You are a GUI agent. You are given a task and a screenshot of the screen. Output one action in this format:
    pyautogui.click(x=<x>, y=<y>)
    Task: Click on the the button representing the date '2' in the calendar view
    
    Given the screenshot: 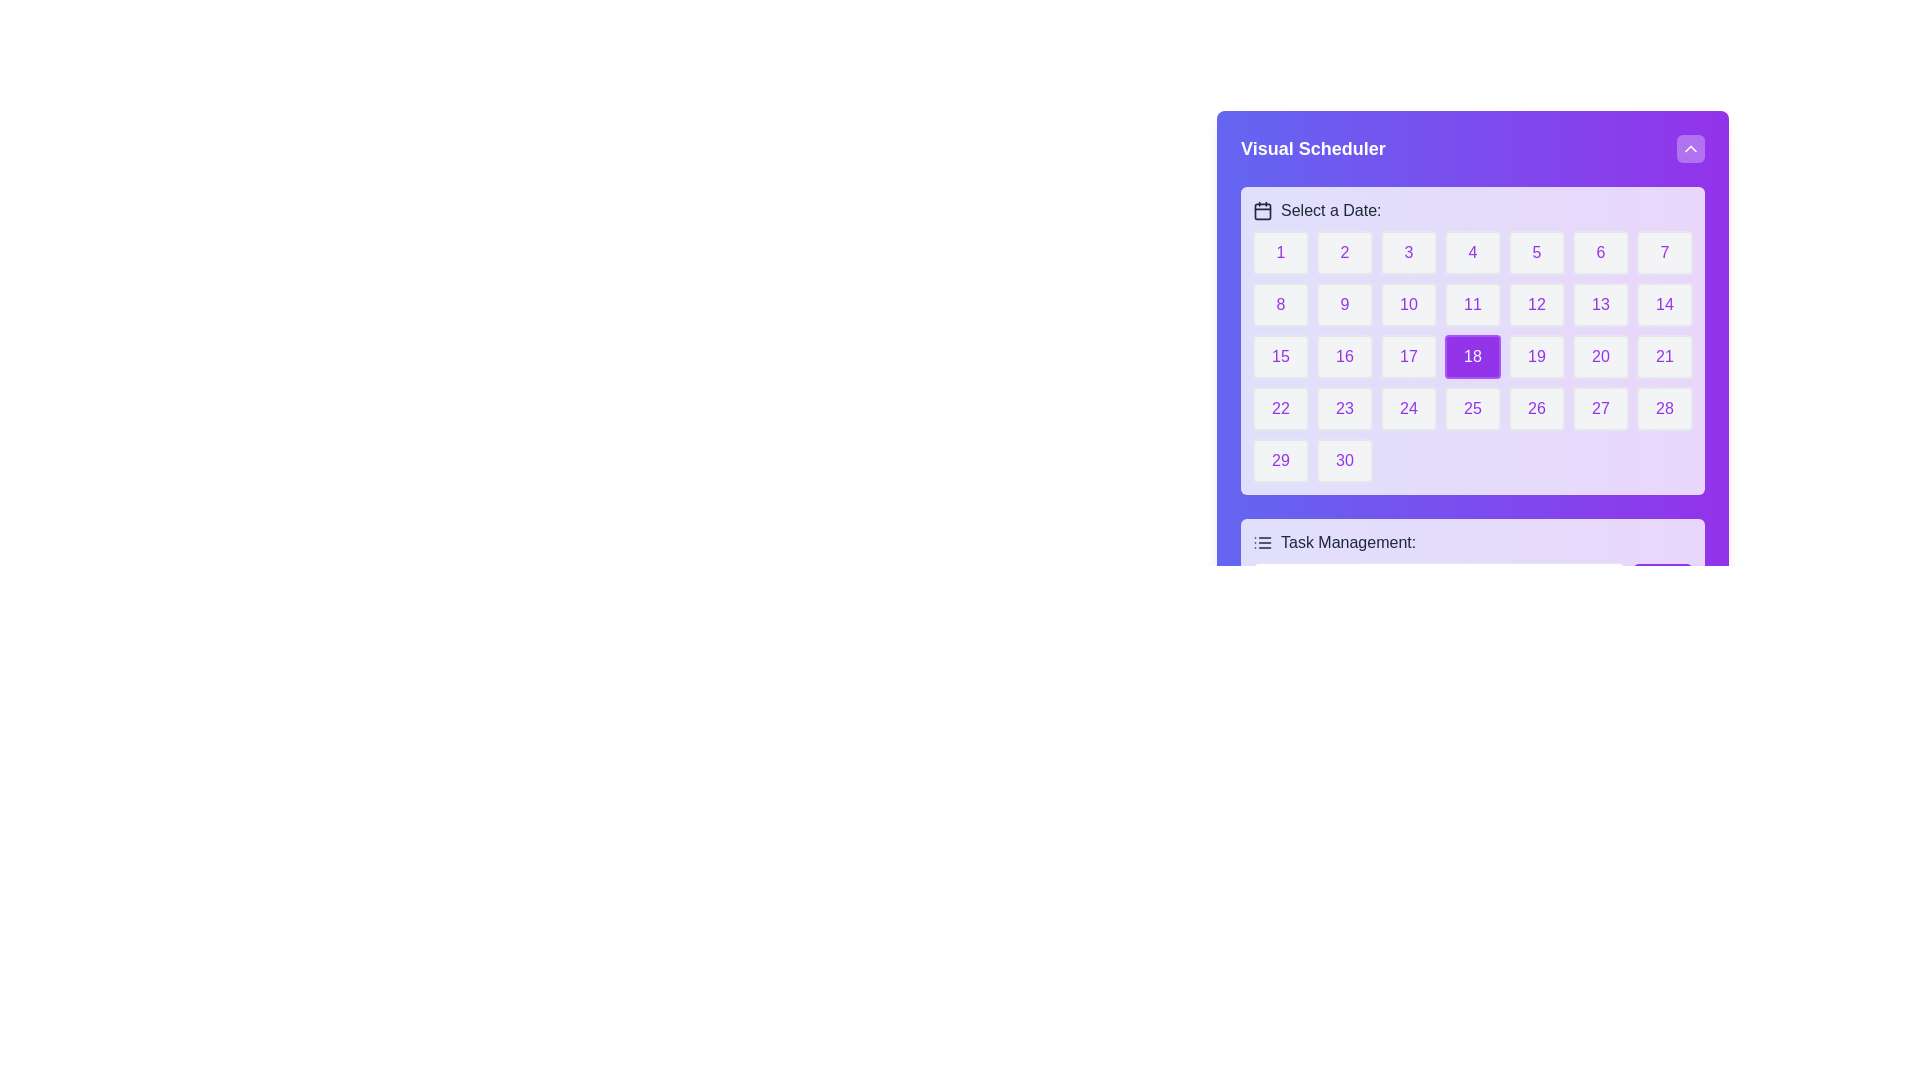 What is the action you would take?
    pyautogui.click(x=1344, y=252)
    